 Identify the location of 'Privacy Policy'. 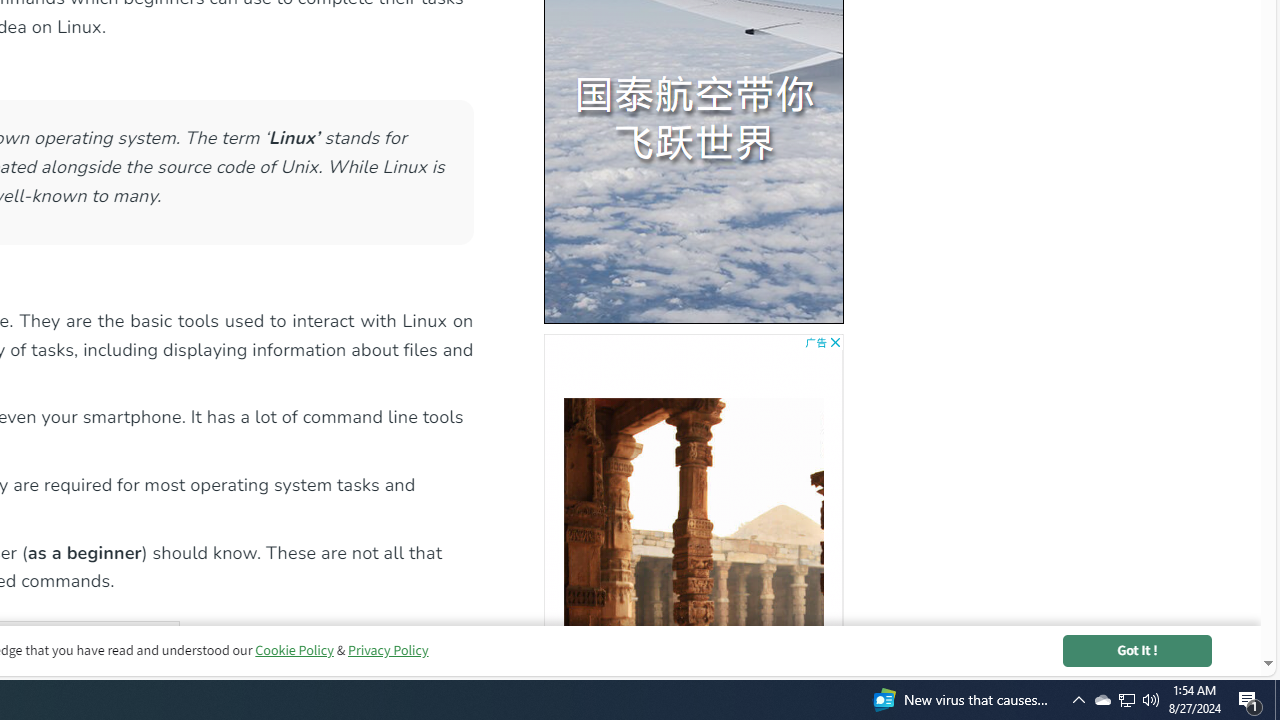
(387, 650).